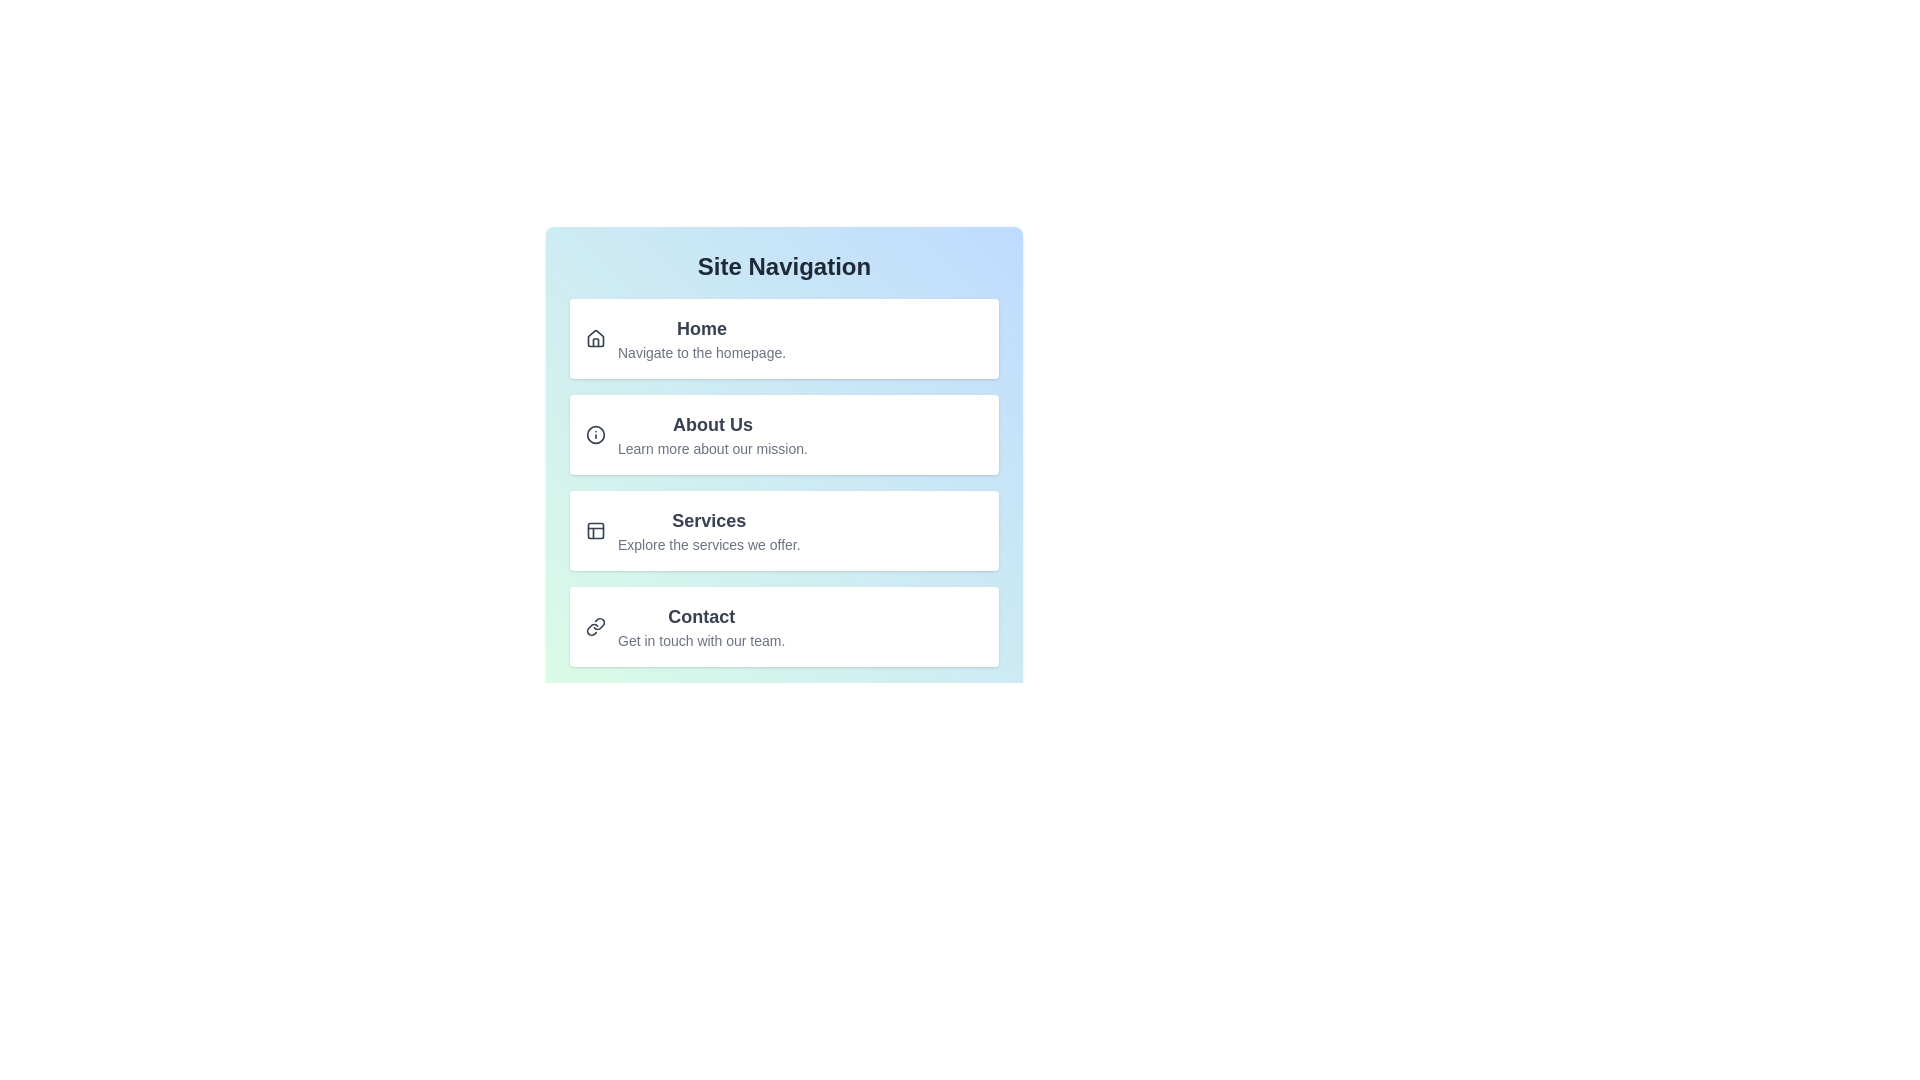 The image size is (1920, 1080). I want to click on the 'About Us' navigation item, which provides an overview of the site's mission, positioned between 'Home' and 'Services' in the Site Navigation list, so click(712, 434).